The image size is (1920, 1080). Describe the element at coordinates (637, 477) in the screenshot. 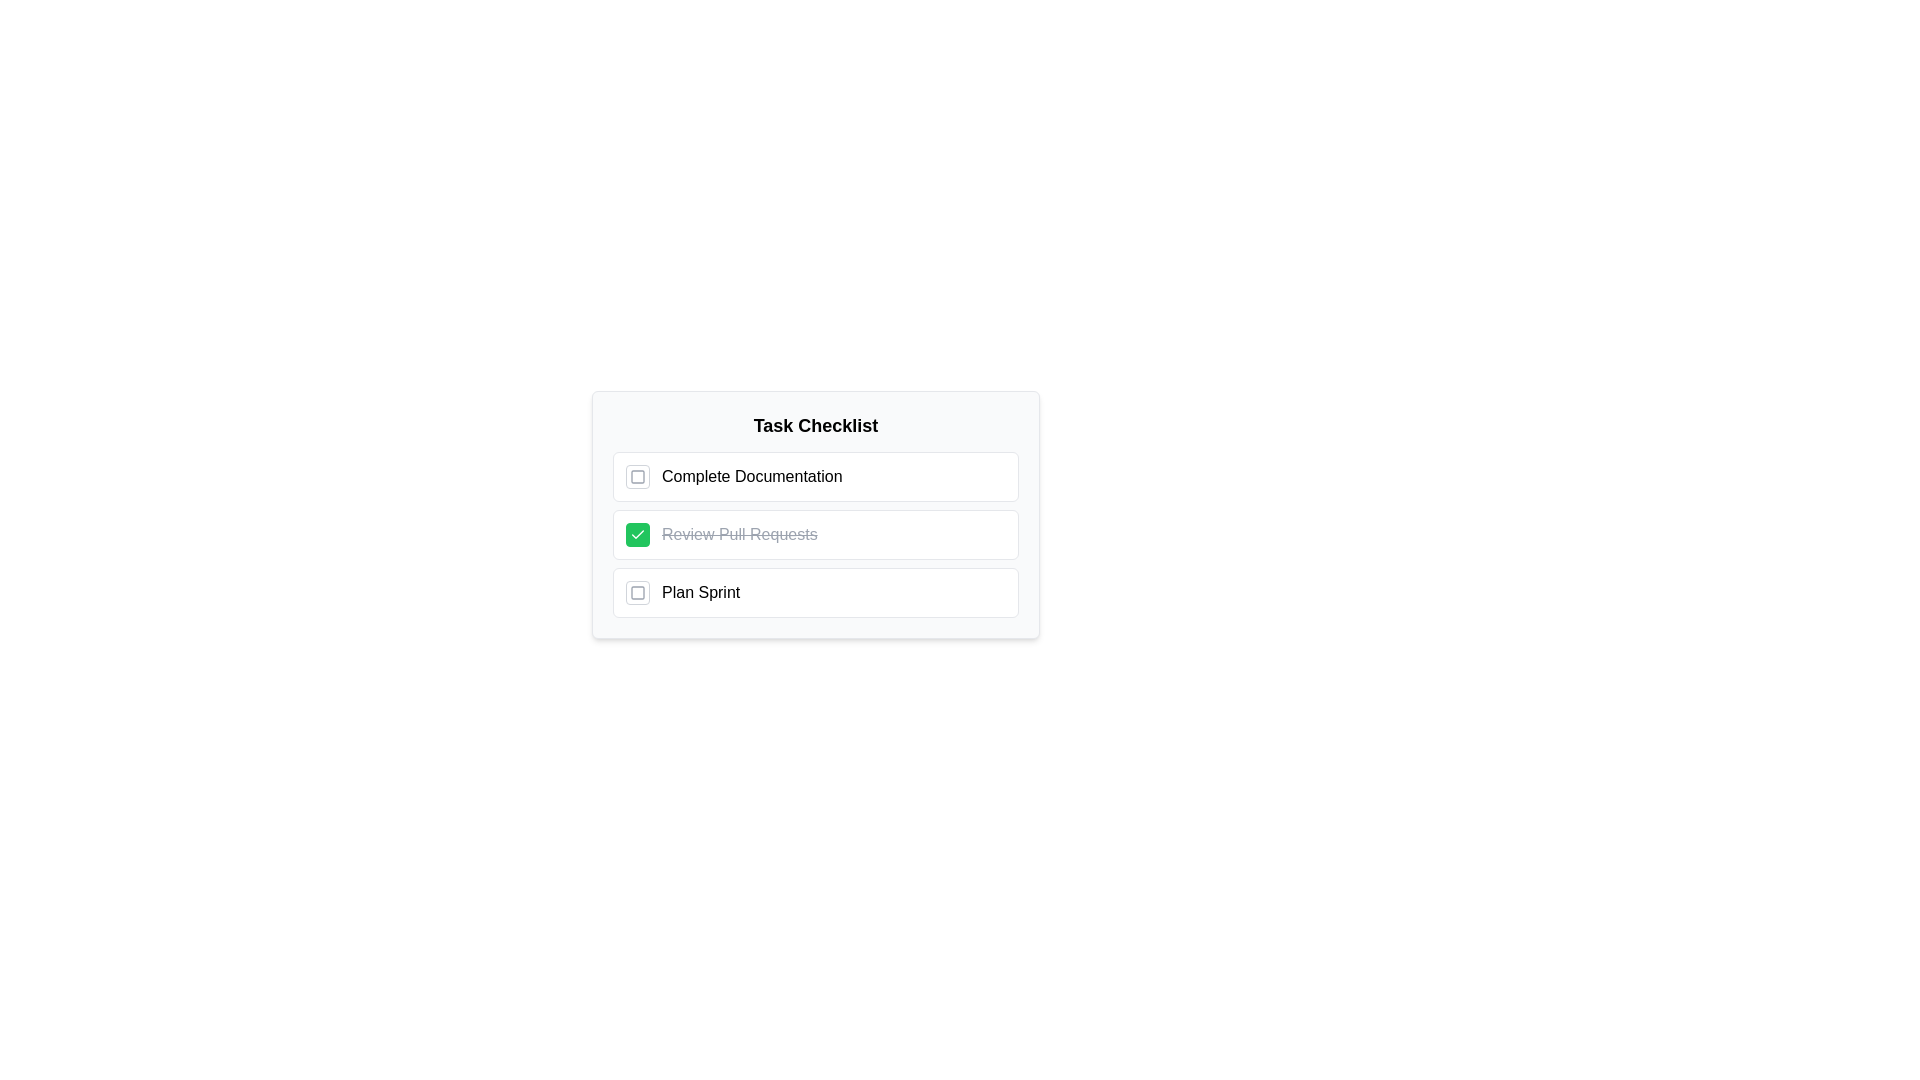

I see `the interactive checkbox button located` at that location.